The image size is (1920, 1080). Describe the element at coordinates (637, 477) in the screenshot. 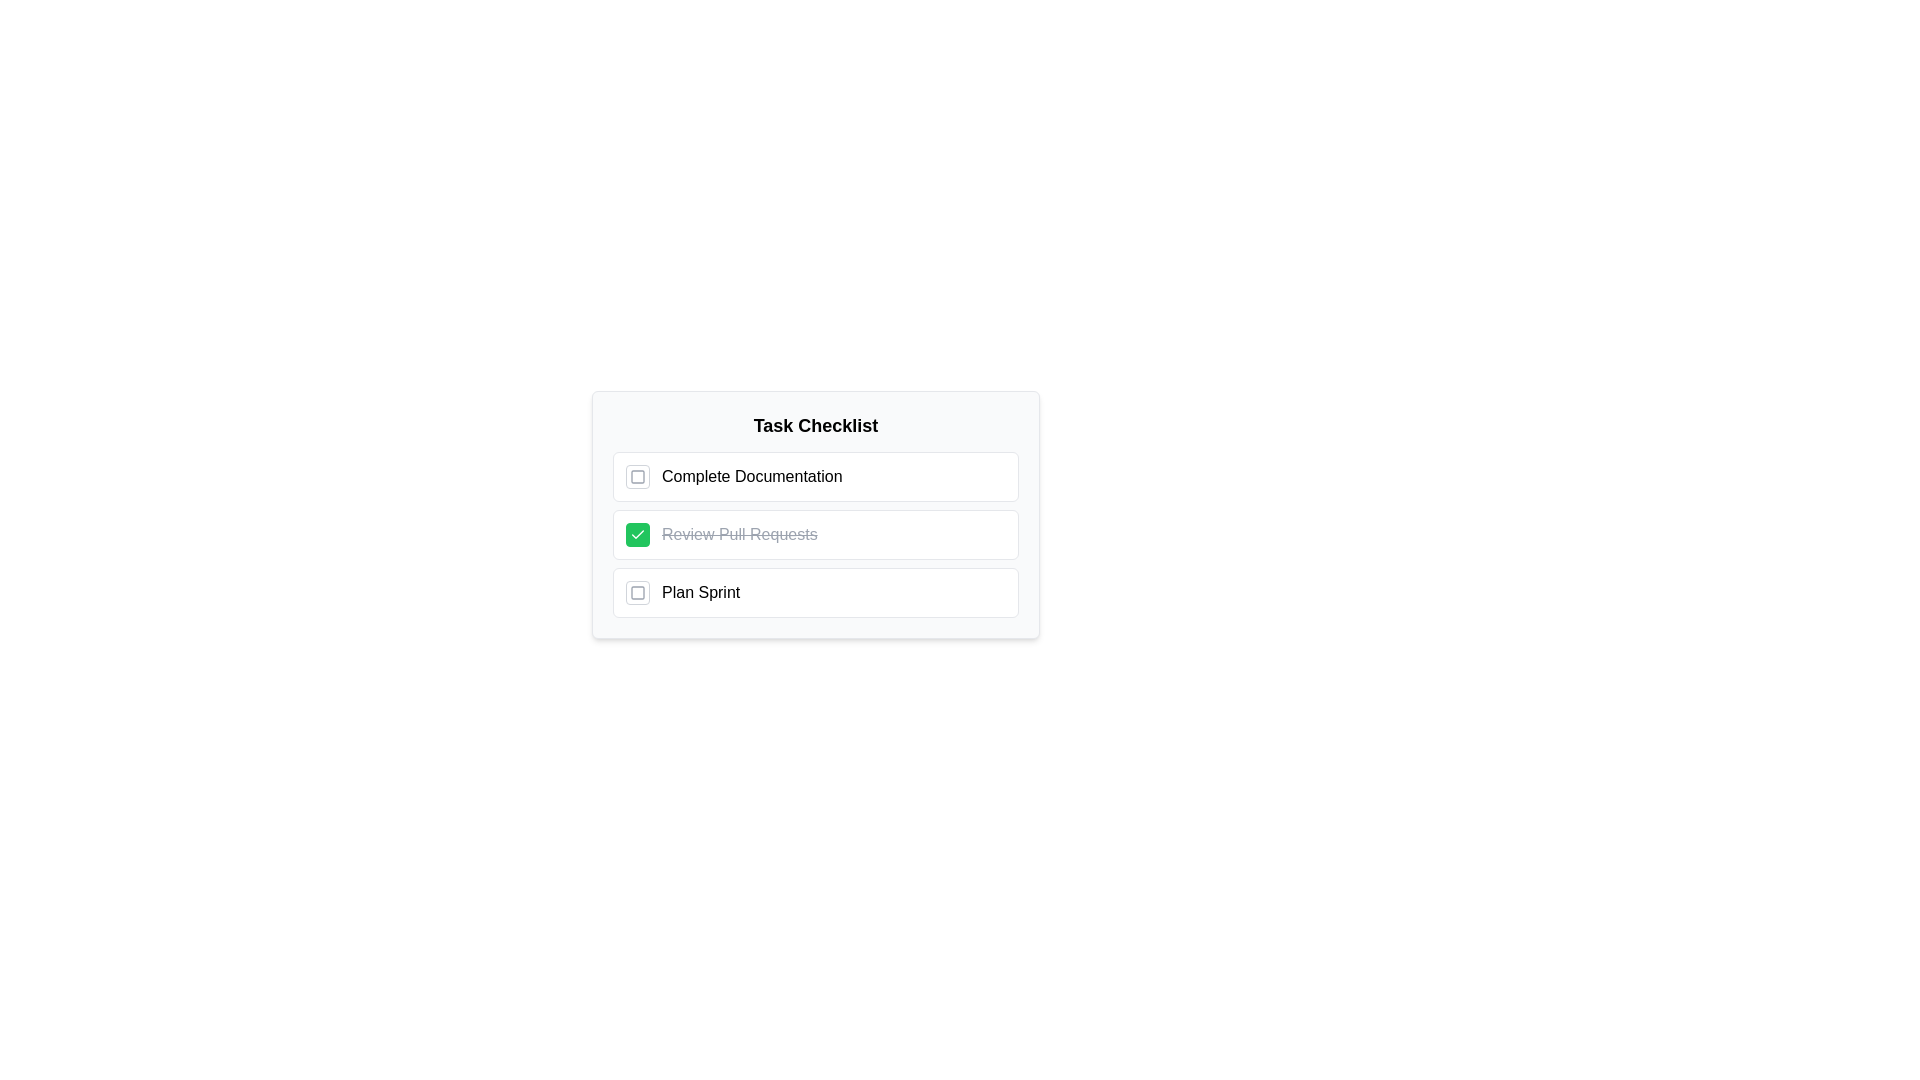

I see `the interactive checkbox button located` at that location.